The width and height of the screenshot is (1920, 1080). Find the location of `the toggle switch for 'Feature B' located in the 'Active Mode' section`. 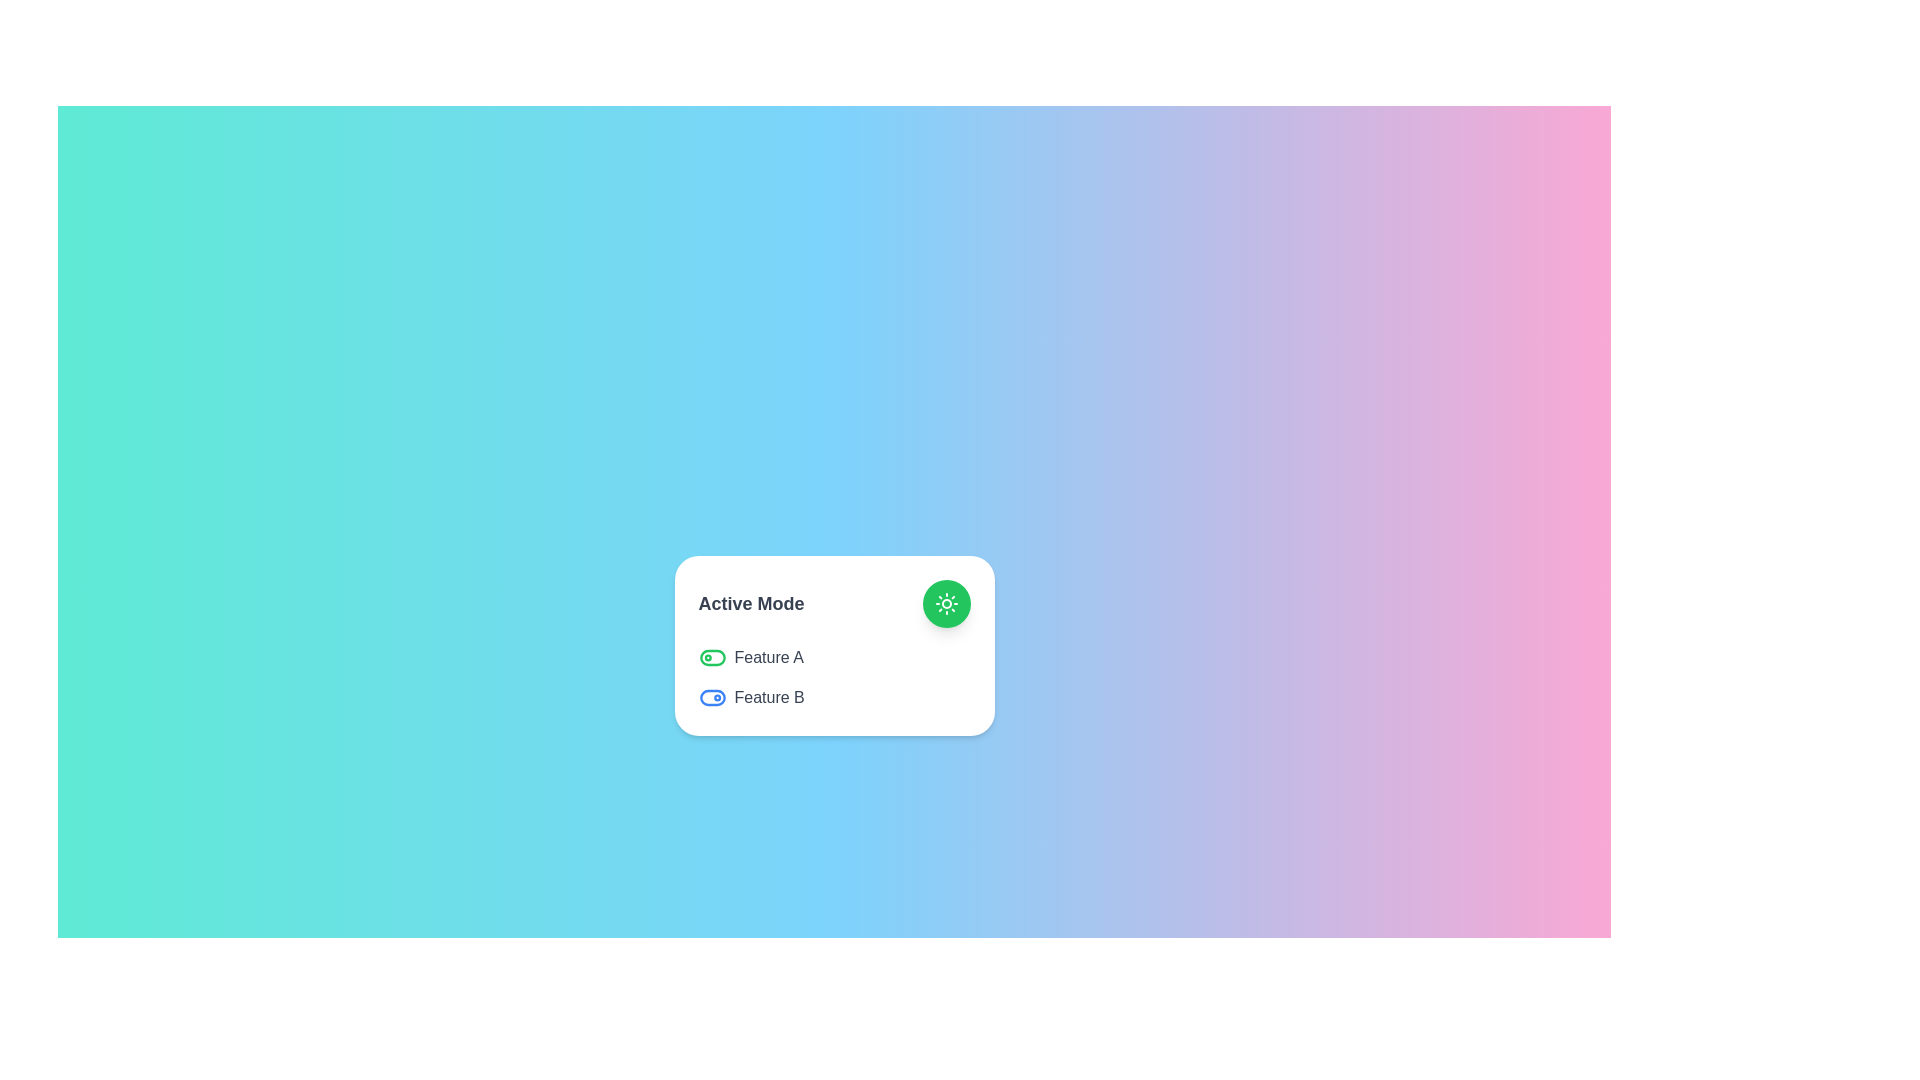

the toggle switch for 'Feature B' located in the 'Active Mode' section is located at coordinates (712, 697).